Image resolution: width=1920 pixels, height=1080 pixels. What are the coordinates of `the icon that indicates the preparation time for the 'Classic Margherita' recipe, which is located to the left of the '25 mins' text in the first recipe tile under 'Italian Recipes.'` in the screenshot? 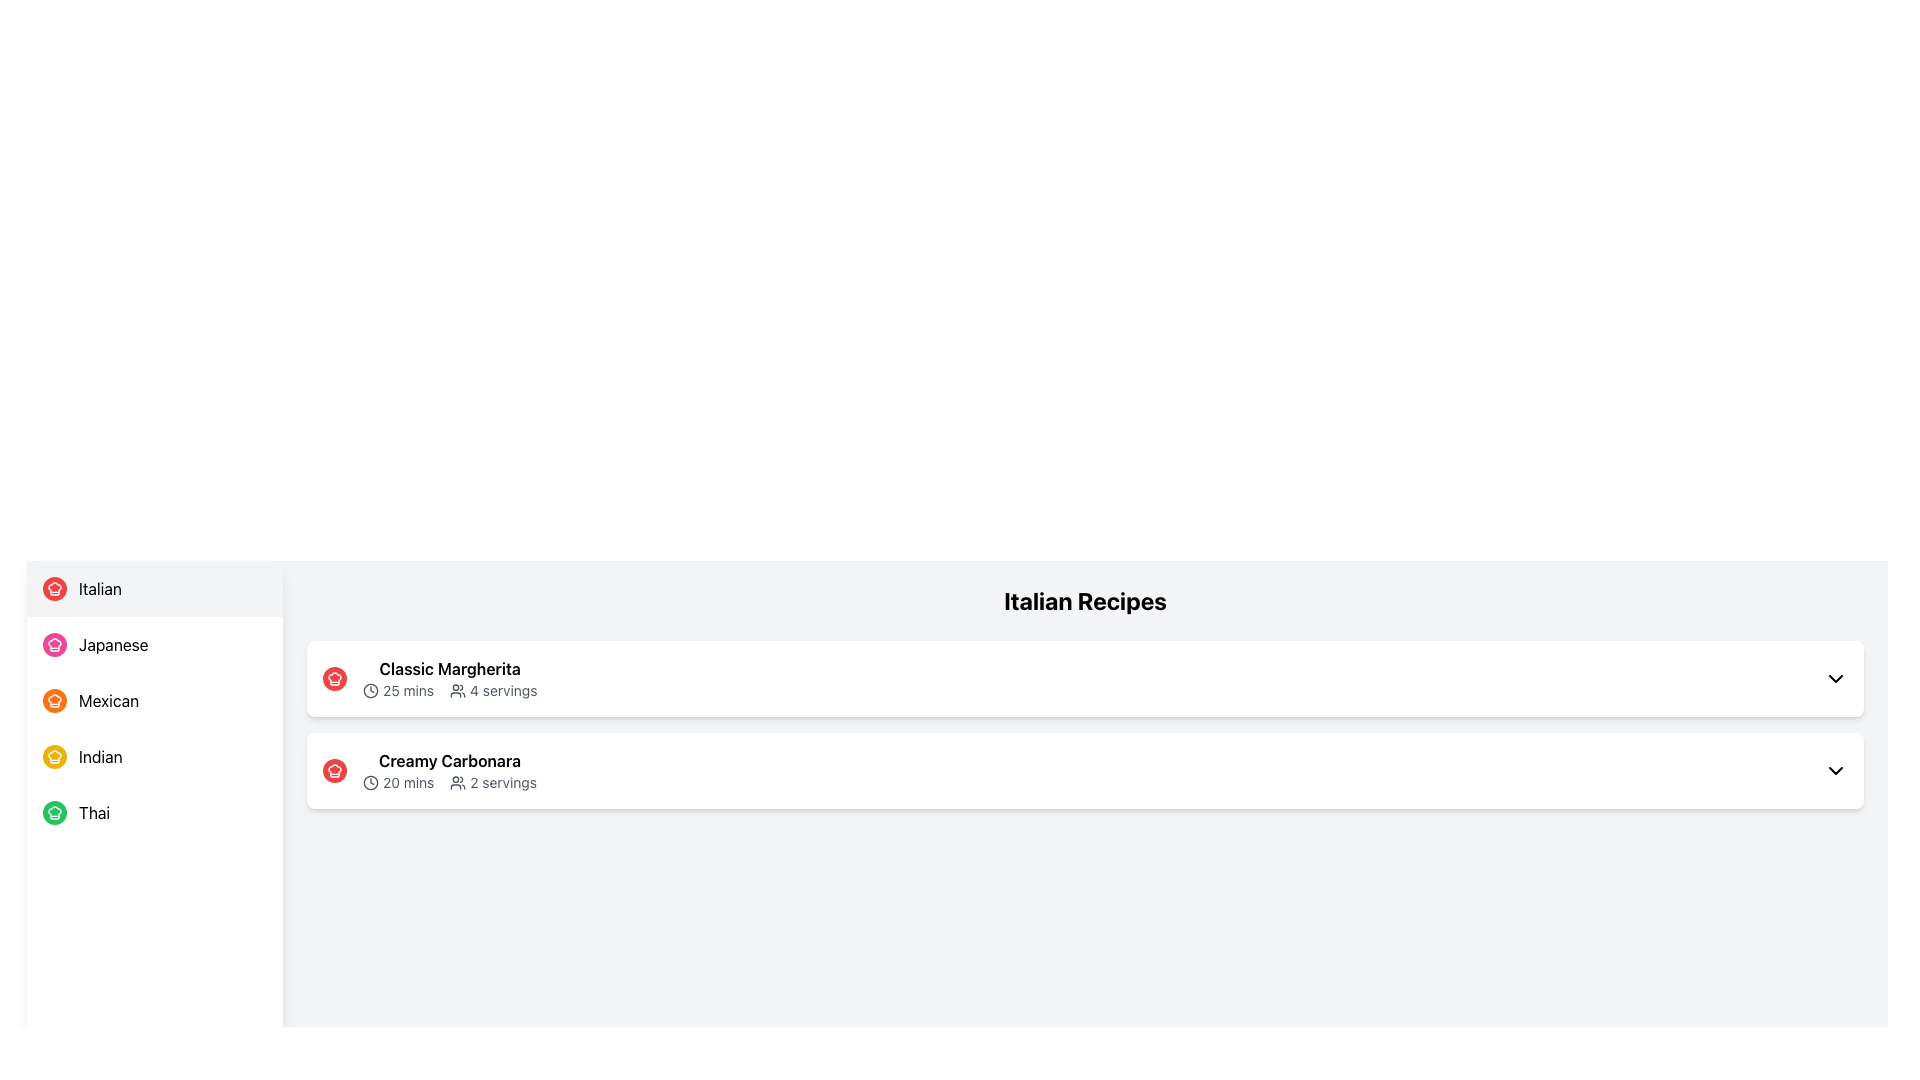 It's located at (370, 689).